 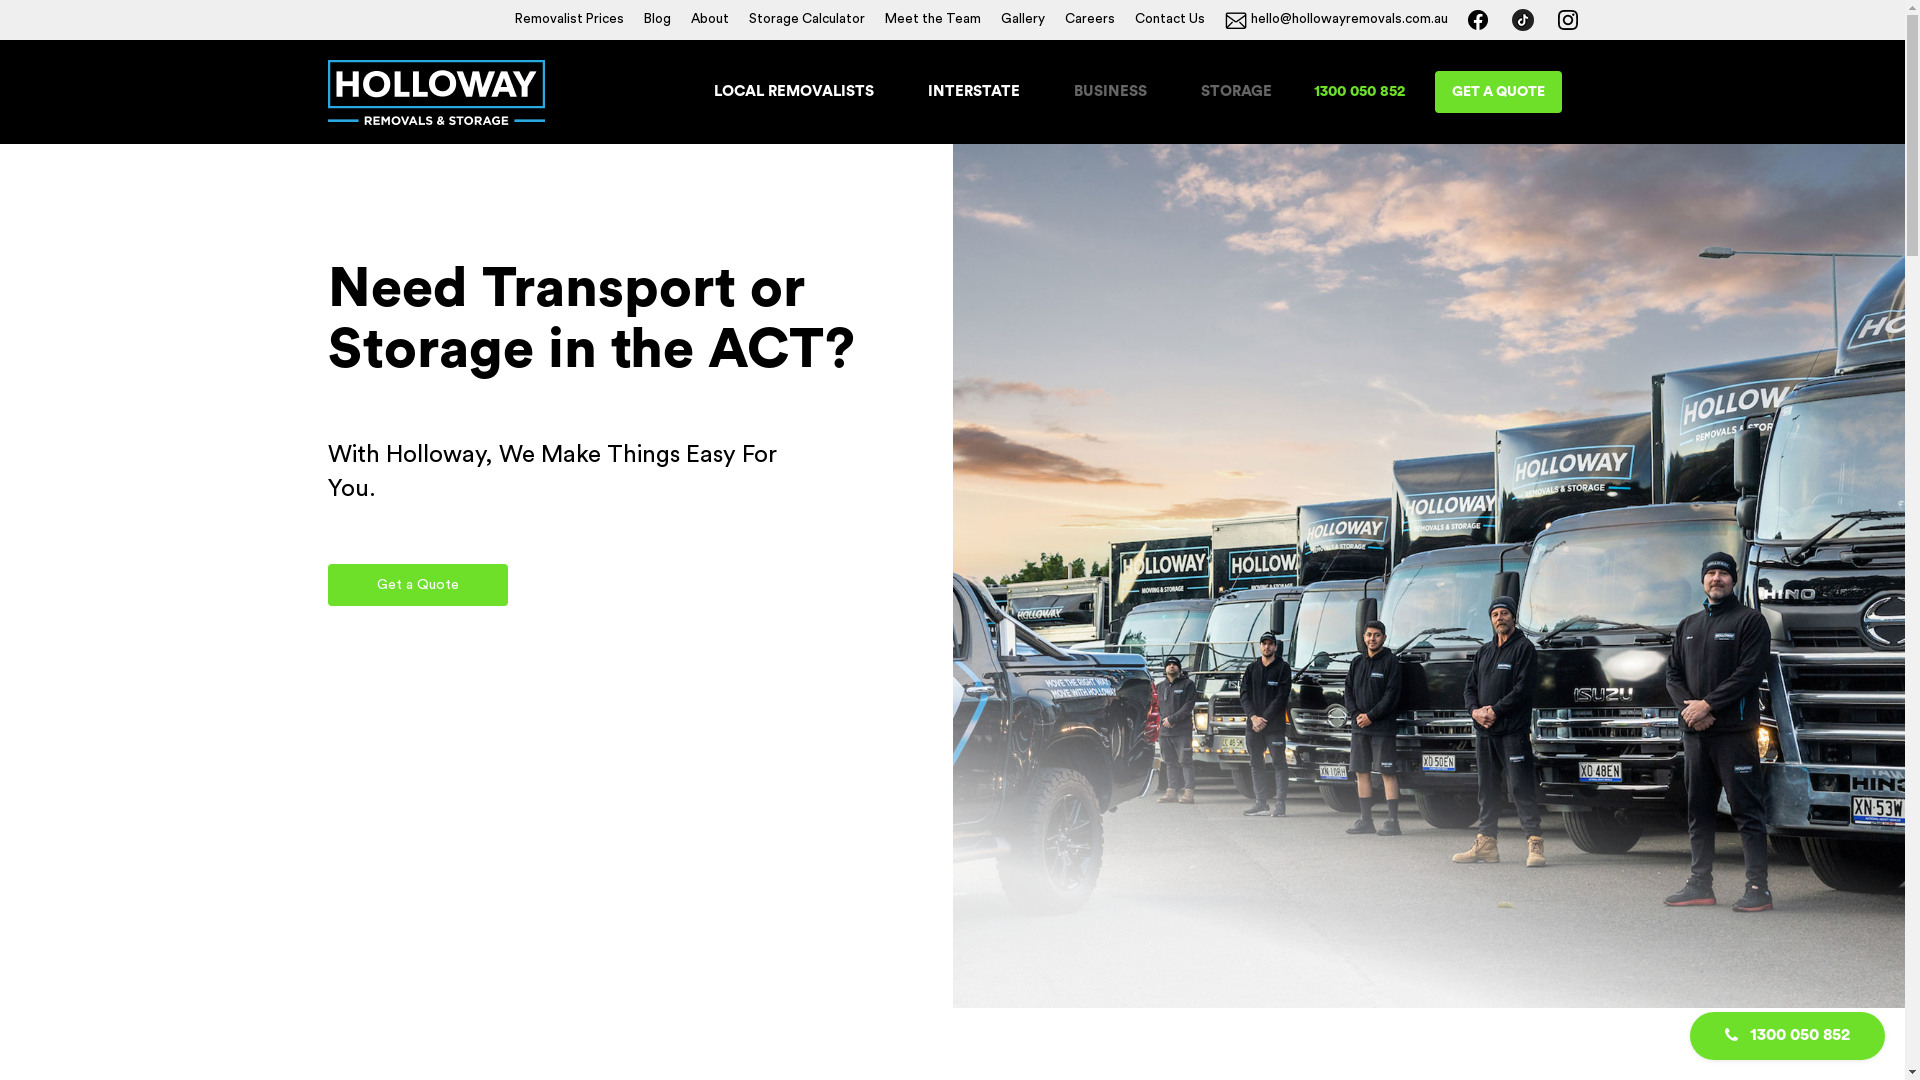 What do you see at coordinates (709, 19) in the screenshot?
I see `'About'` at bounding box center [709, 19].